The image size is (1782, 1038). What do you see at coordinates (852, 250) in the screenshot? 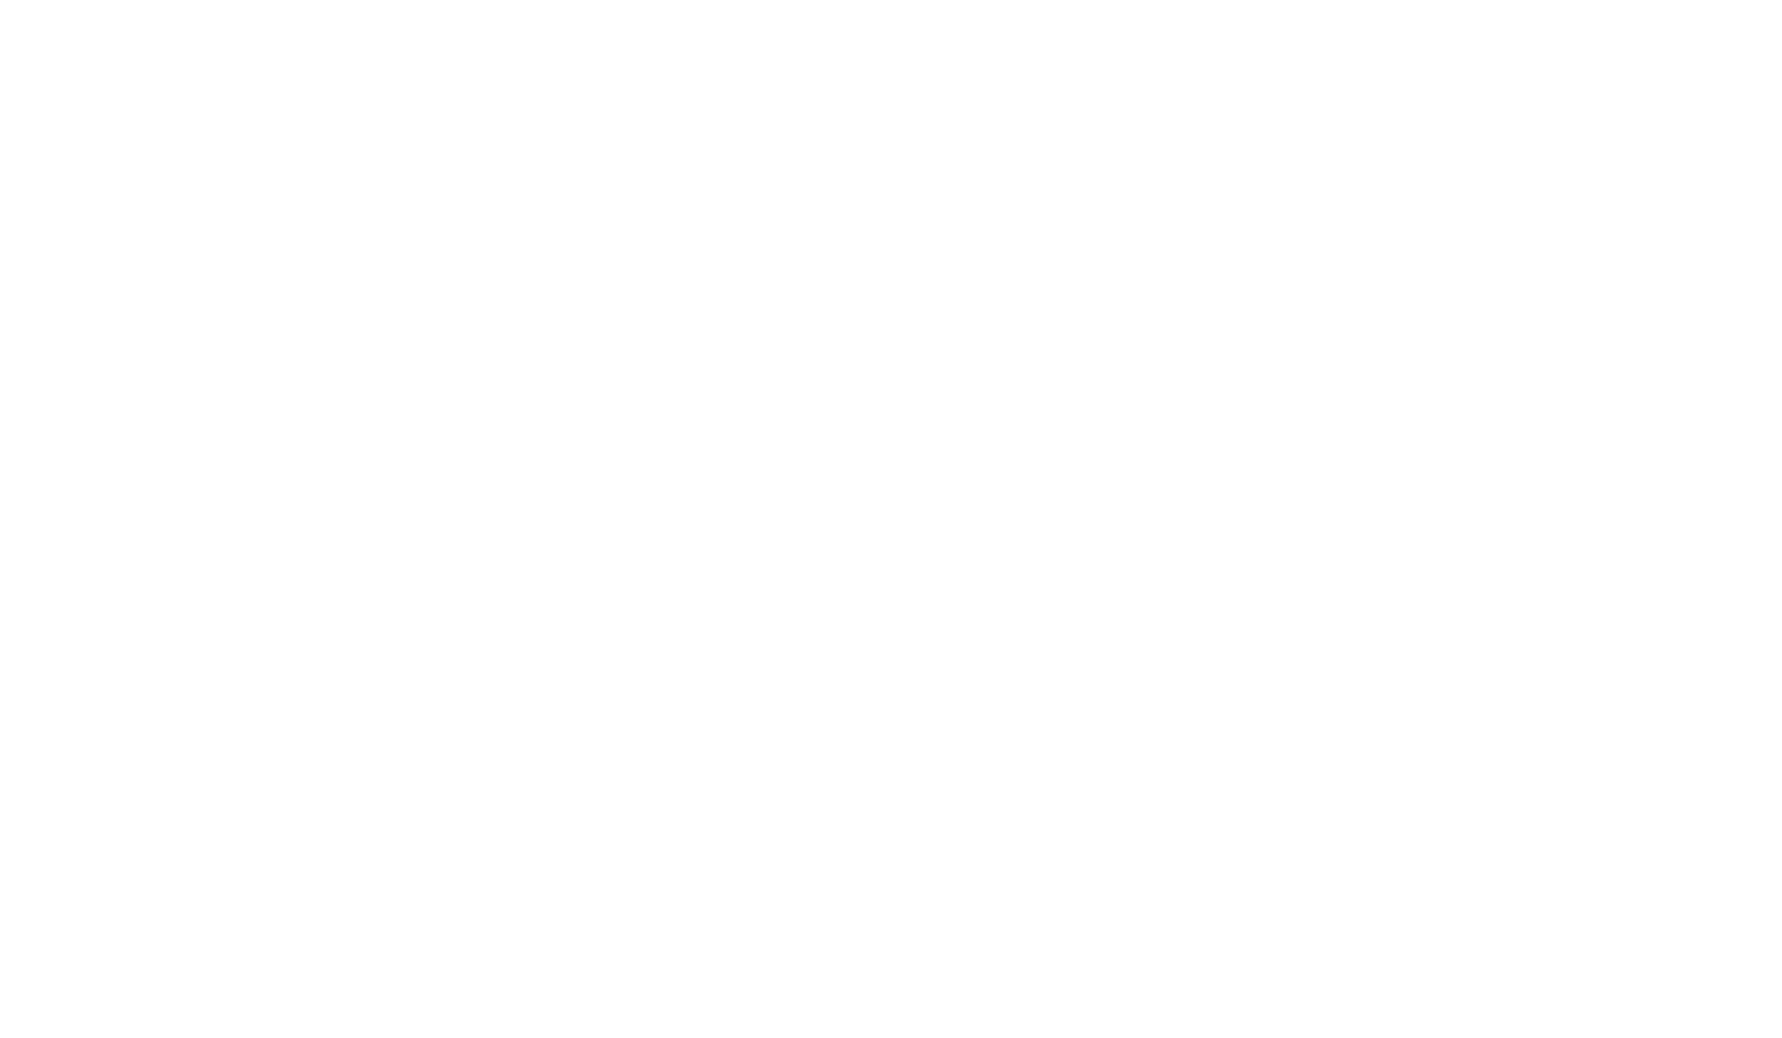
I see `'35'` at bounding box center [852, 250].